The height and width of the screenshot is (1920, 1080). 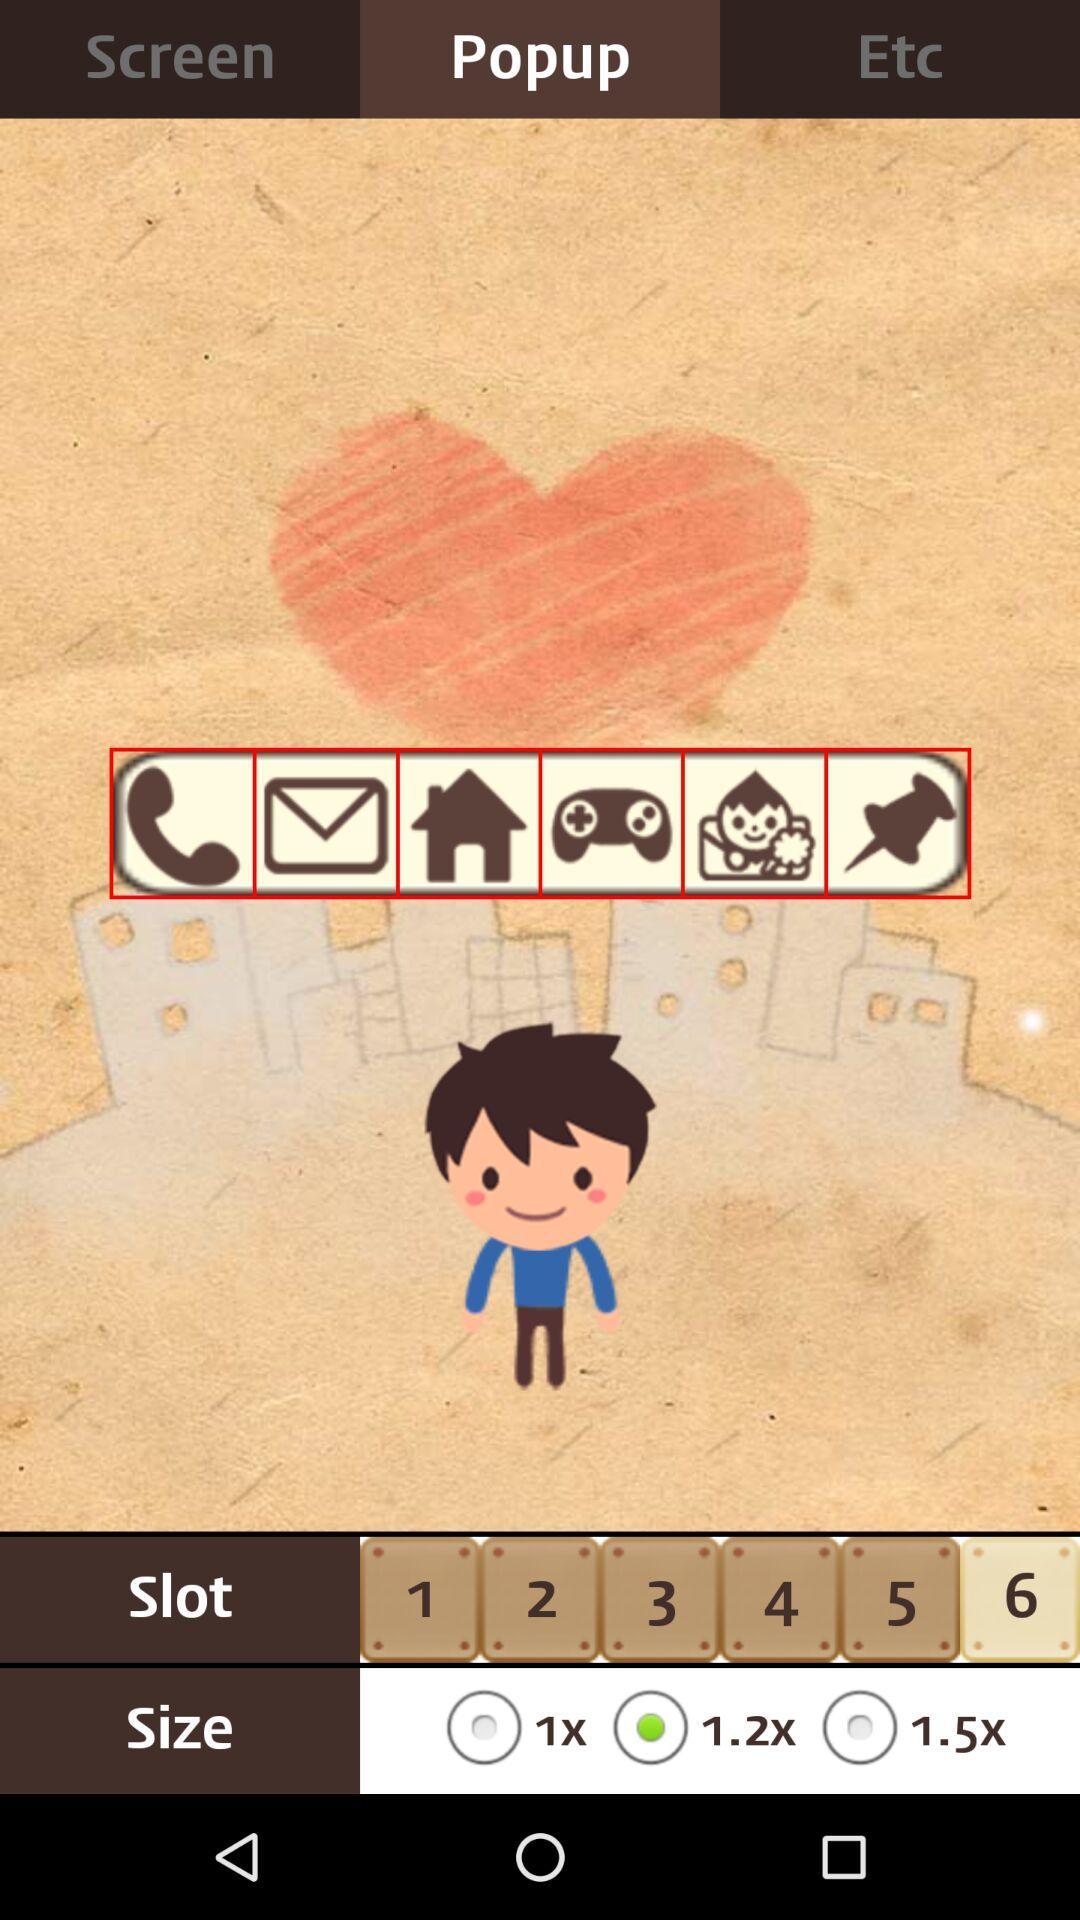 I want to click on icon next to 1 item, so click(x=540, y=1598).